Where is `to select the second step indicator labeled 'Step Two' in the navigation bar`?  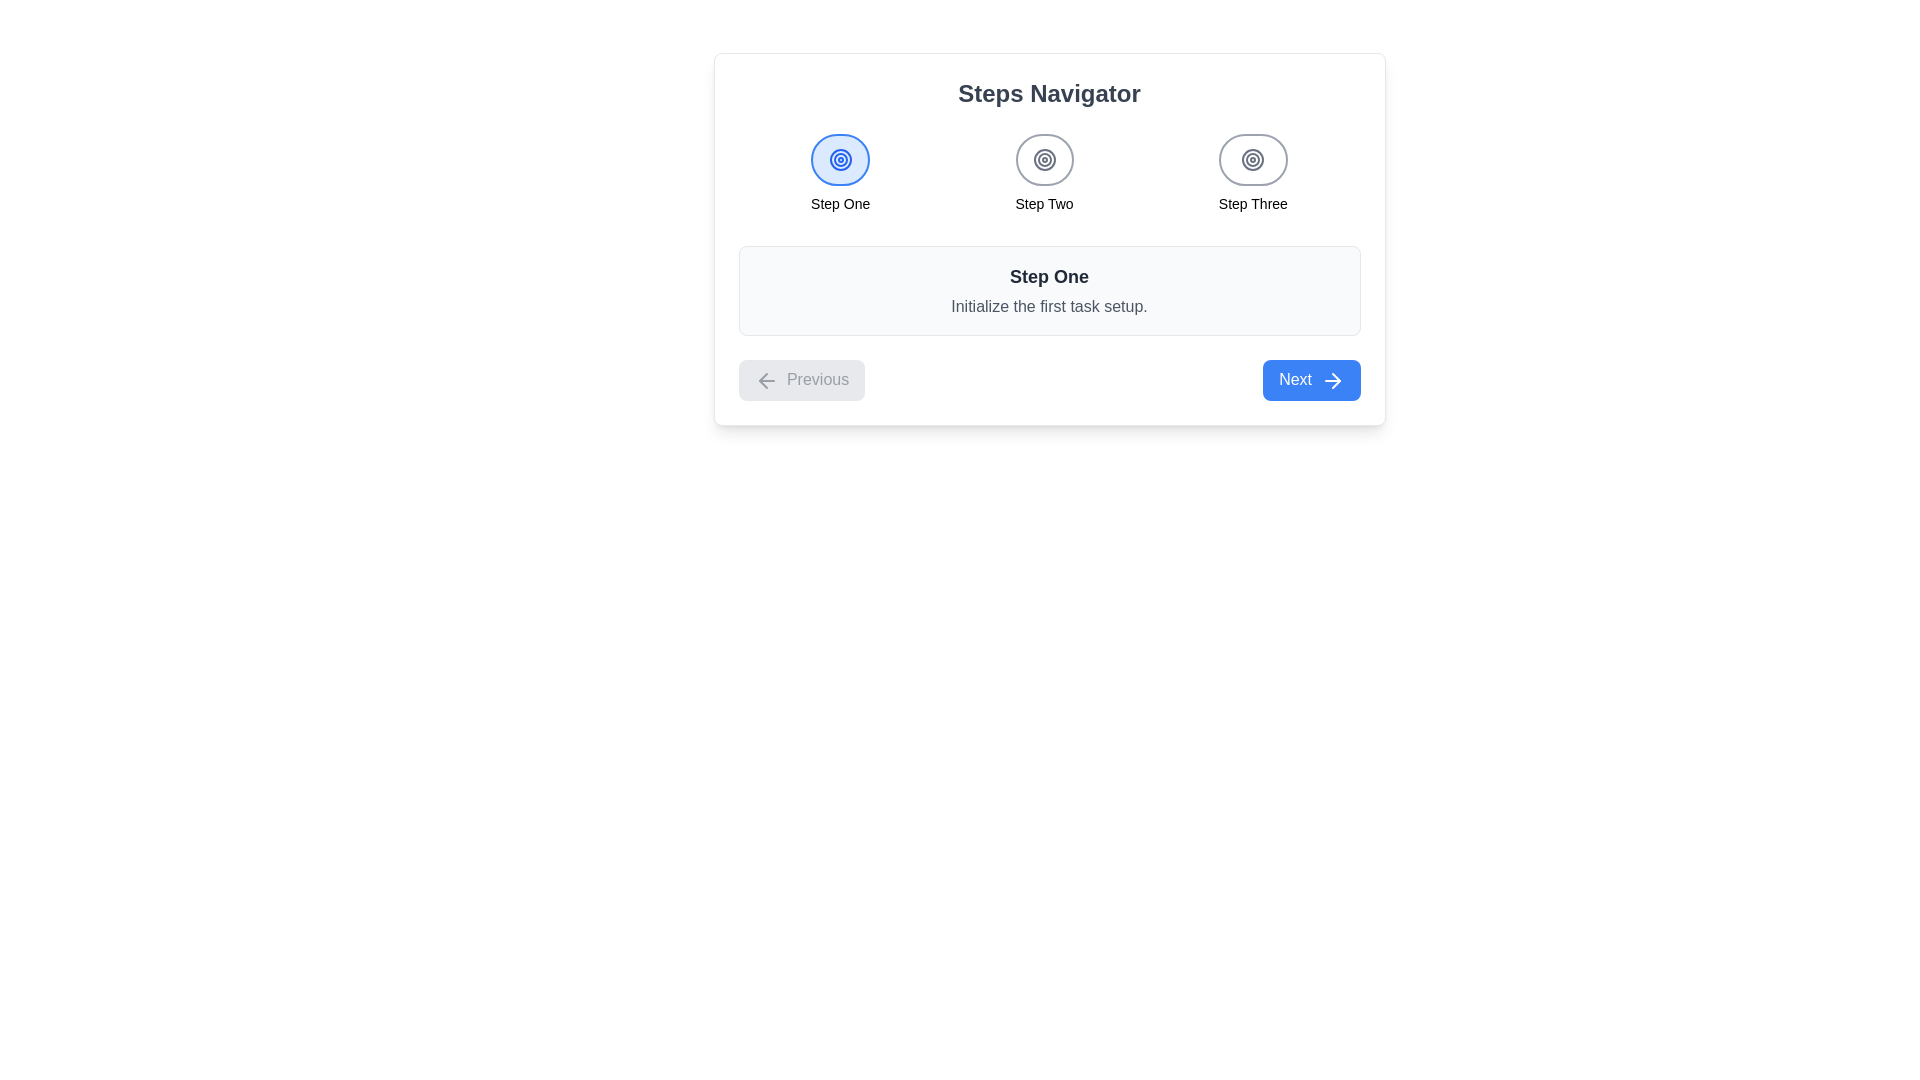
to select the second step indicator labeled 'Step Two' in the navigation bar is located at coordinates (1043, 158).